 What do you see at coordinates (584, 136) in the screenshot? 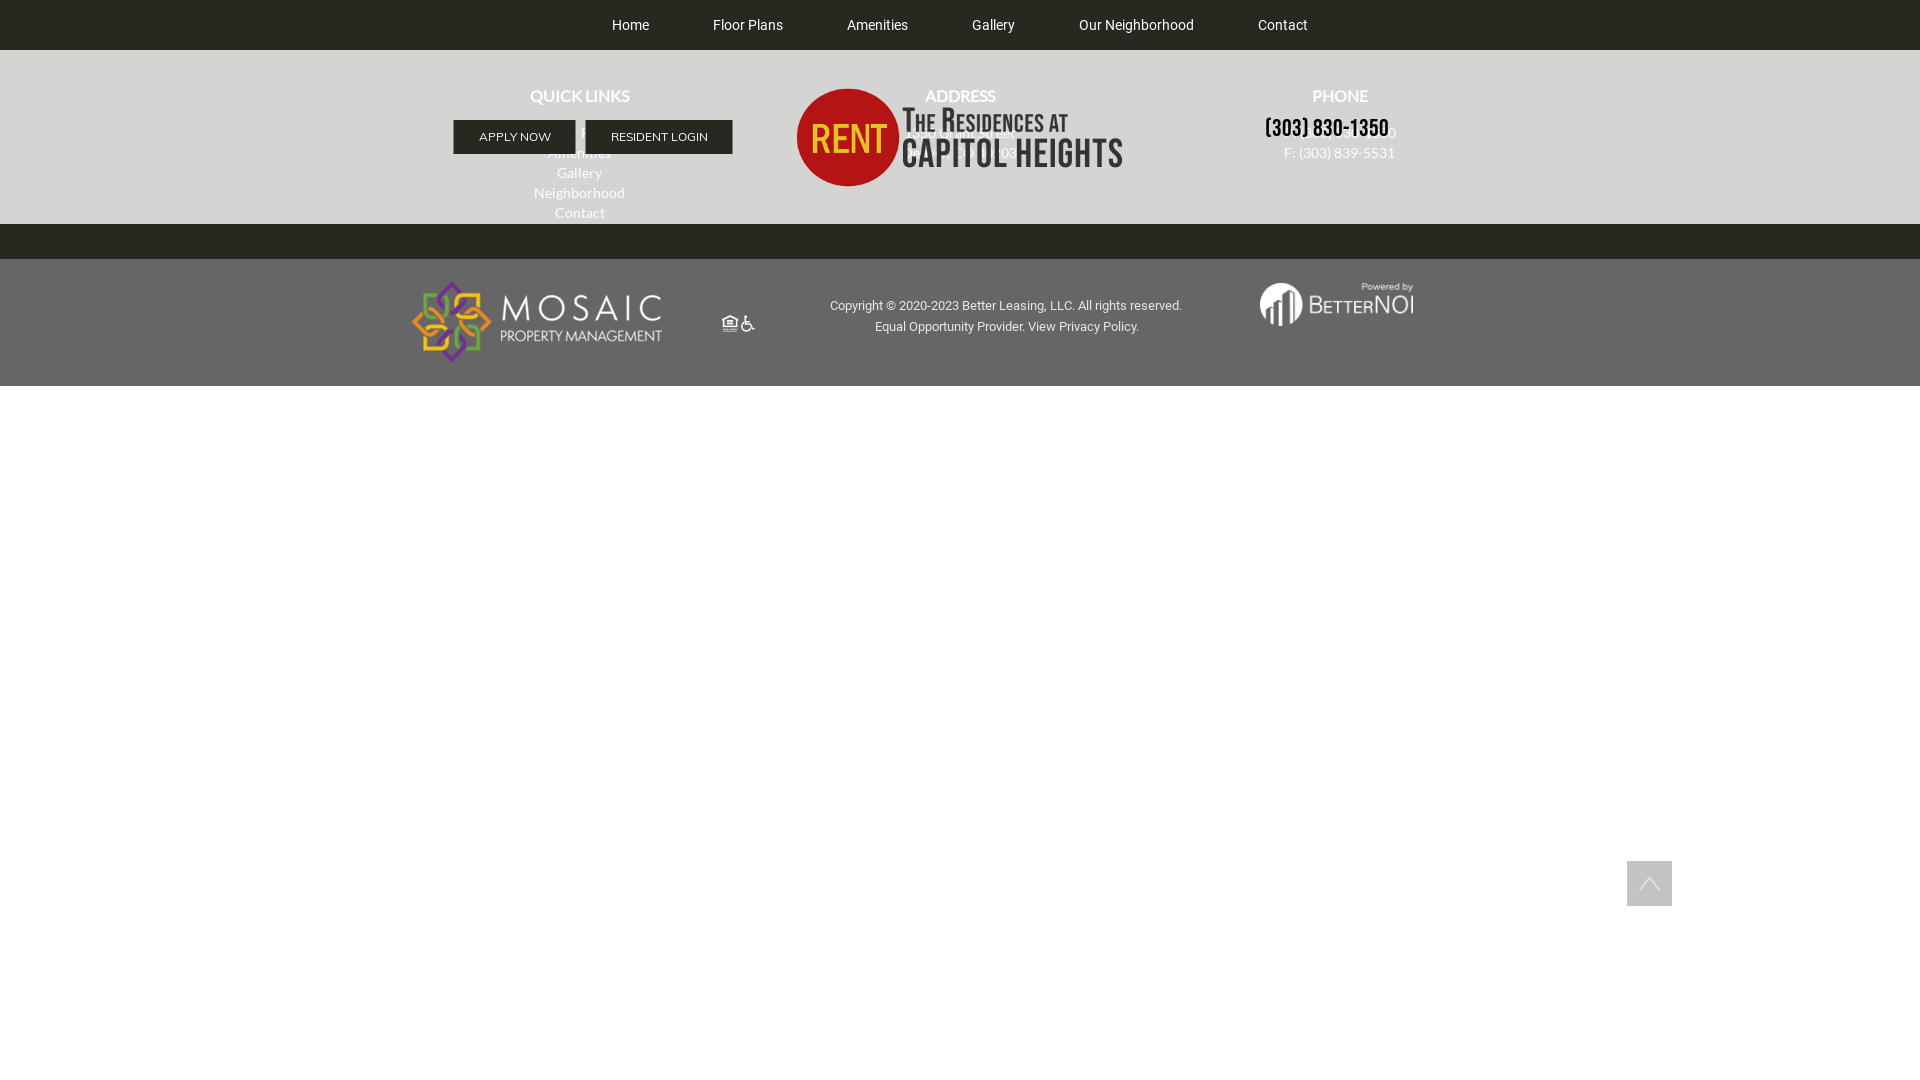
I see `'RESIDENT LOGIN'` at bounding box center [584, 136].